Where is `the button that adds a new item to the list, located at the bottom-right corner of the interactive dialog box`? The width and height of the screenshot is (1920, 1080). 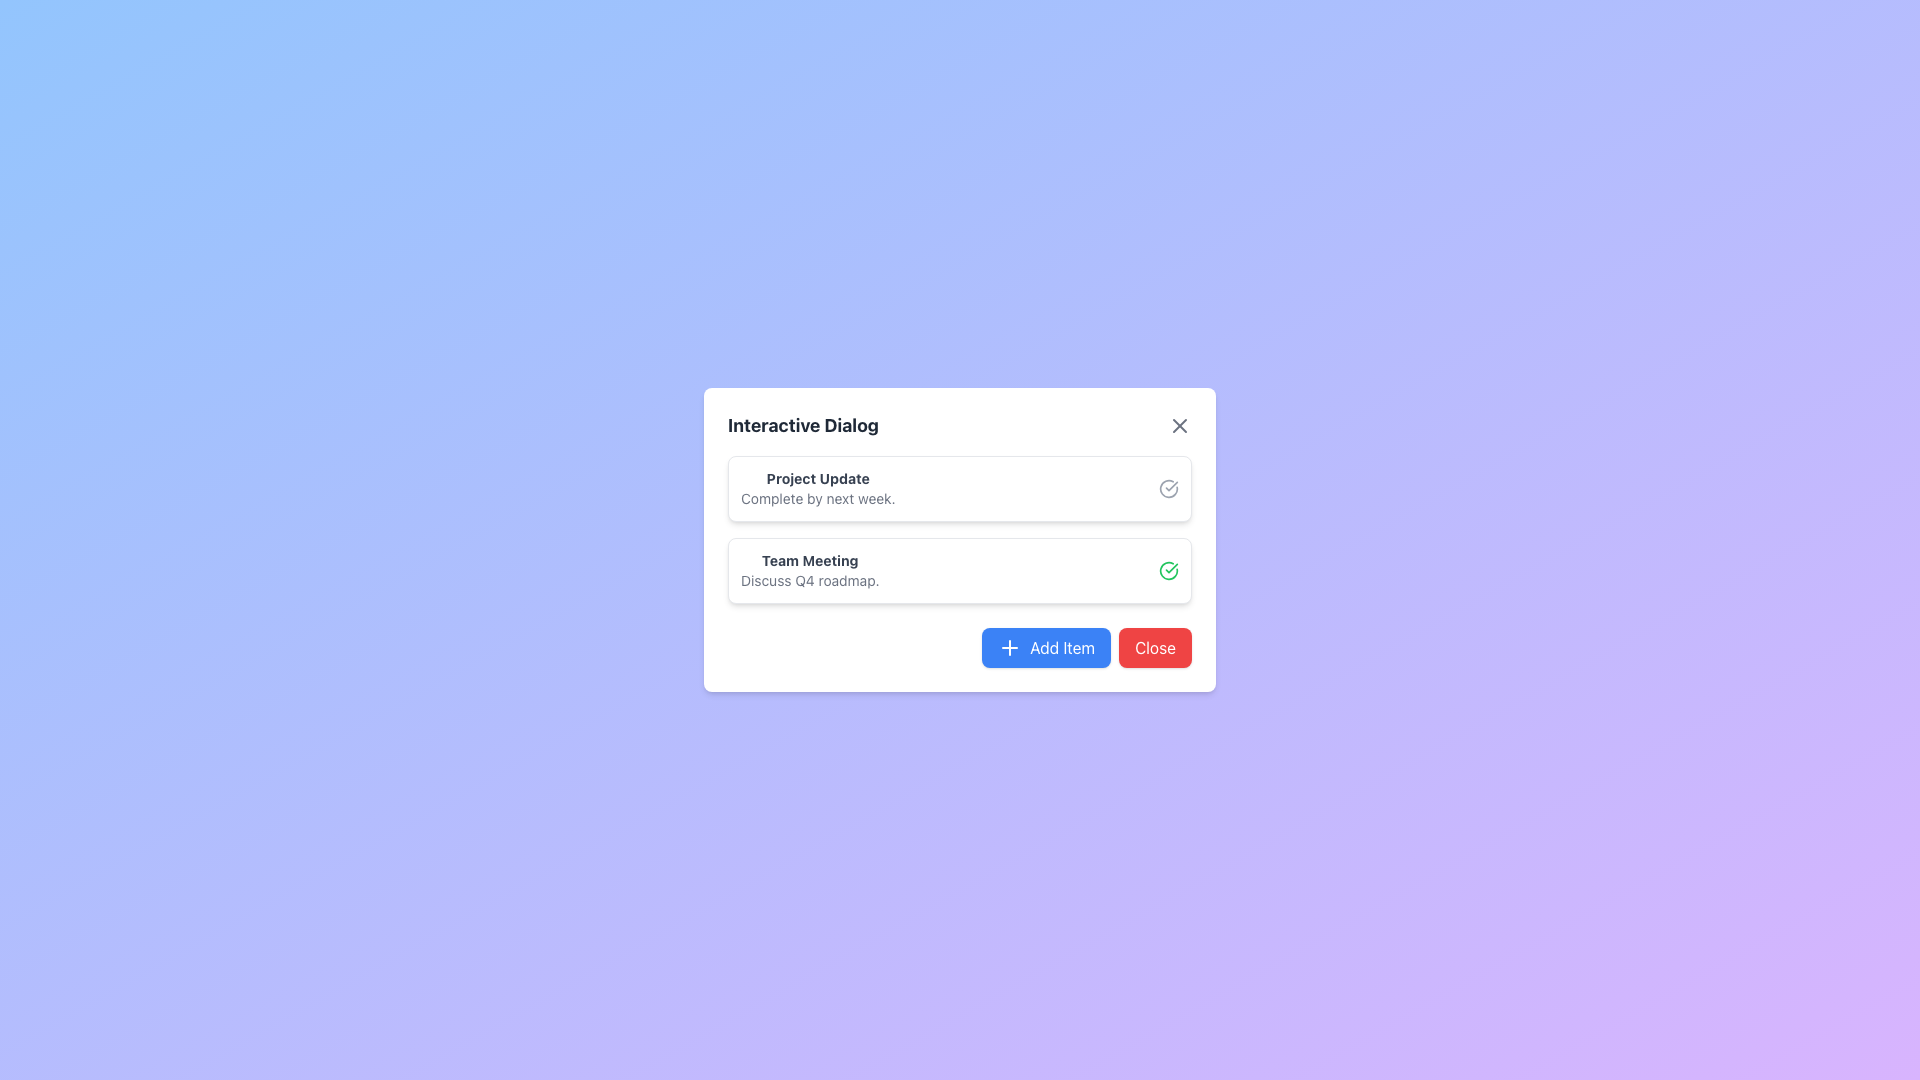
the button that adds a new item to the list, located at the bottom-right corner of the interactive dialog box is located at coordinates (1045, 648).